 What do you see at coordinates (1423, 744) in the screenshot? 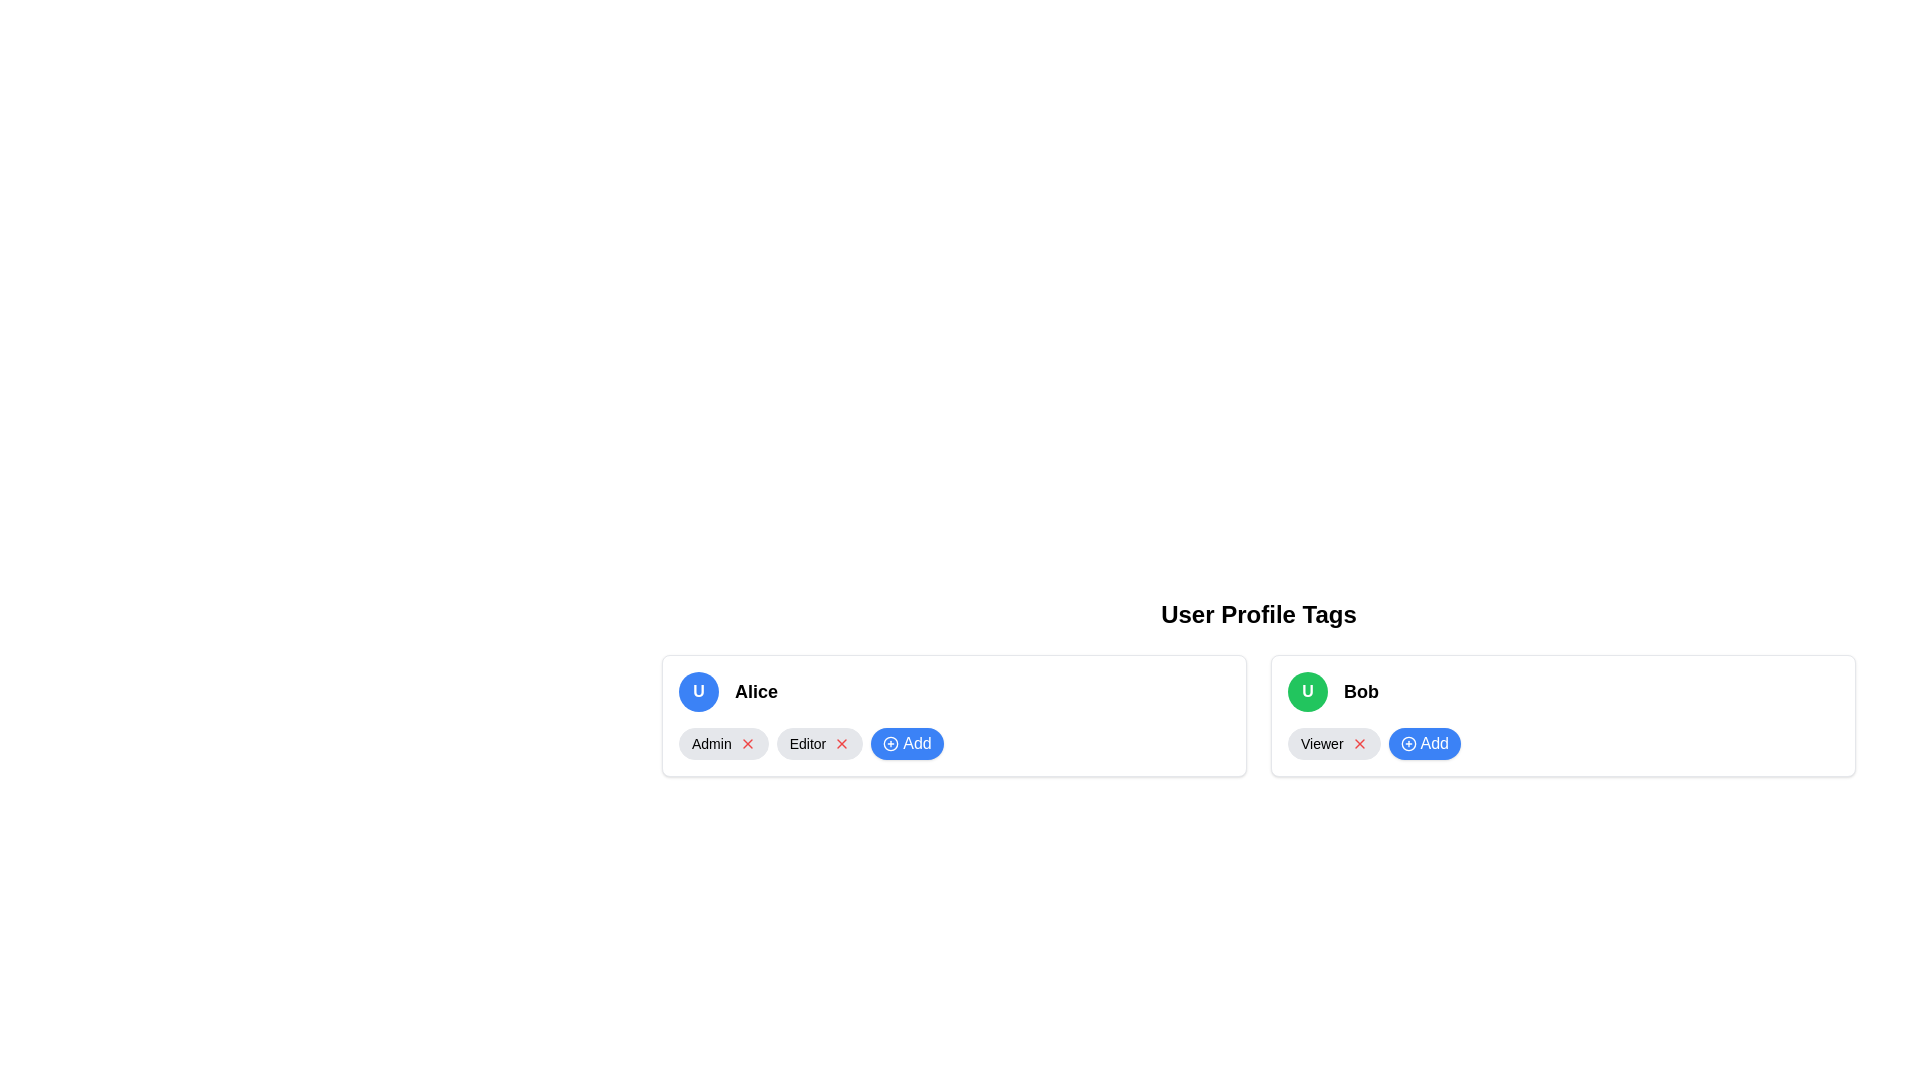
I see `the button` at bounding box center [1423, 744].